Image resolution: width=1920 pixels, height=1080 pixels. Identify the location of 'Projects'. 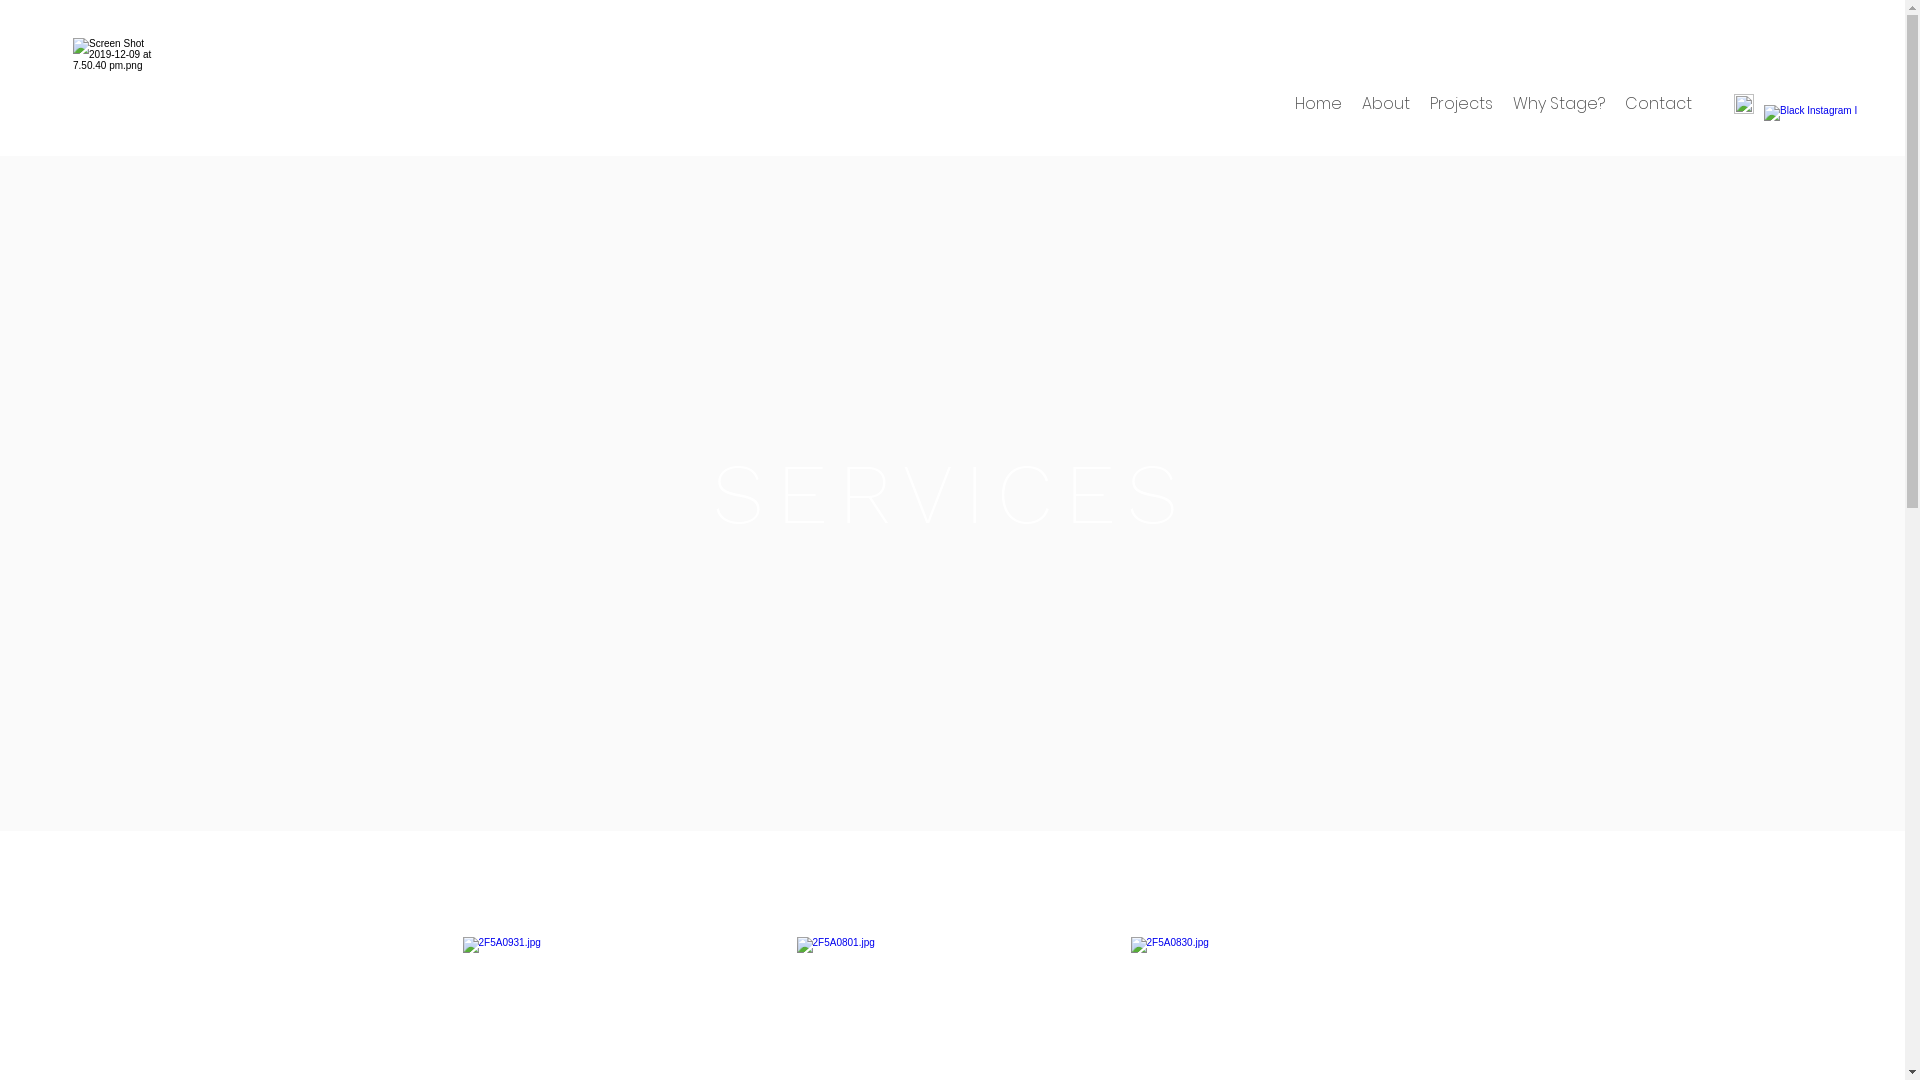
(1461, 104).